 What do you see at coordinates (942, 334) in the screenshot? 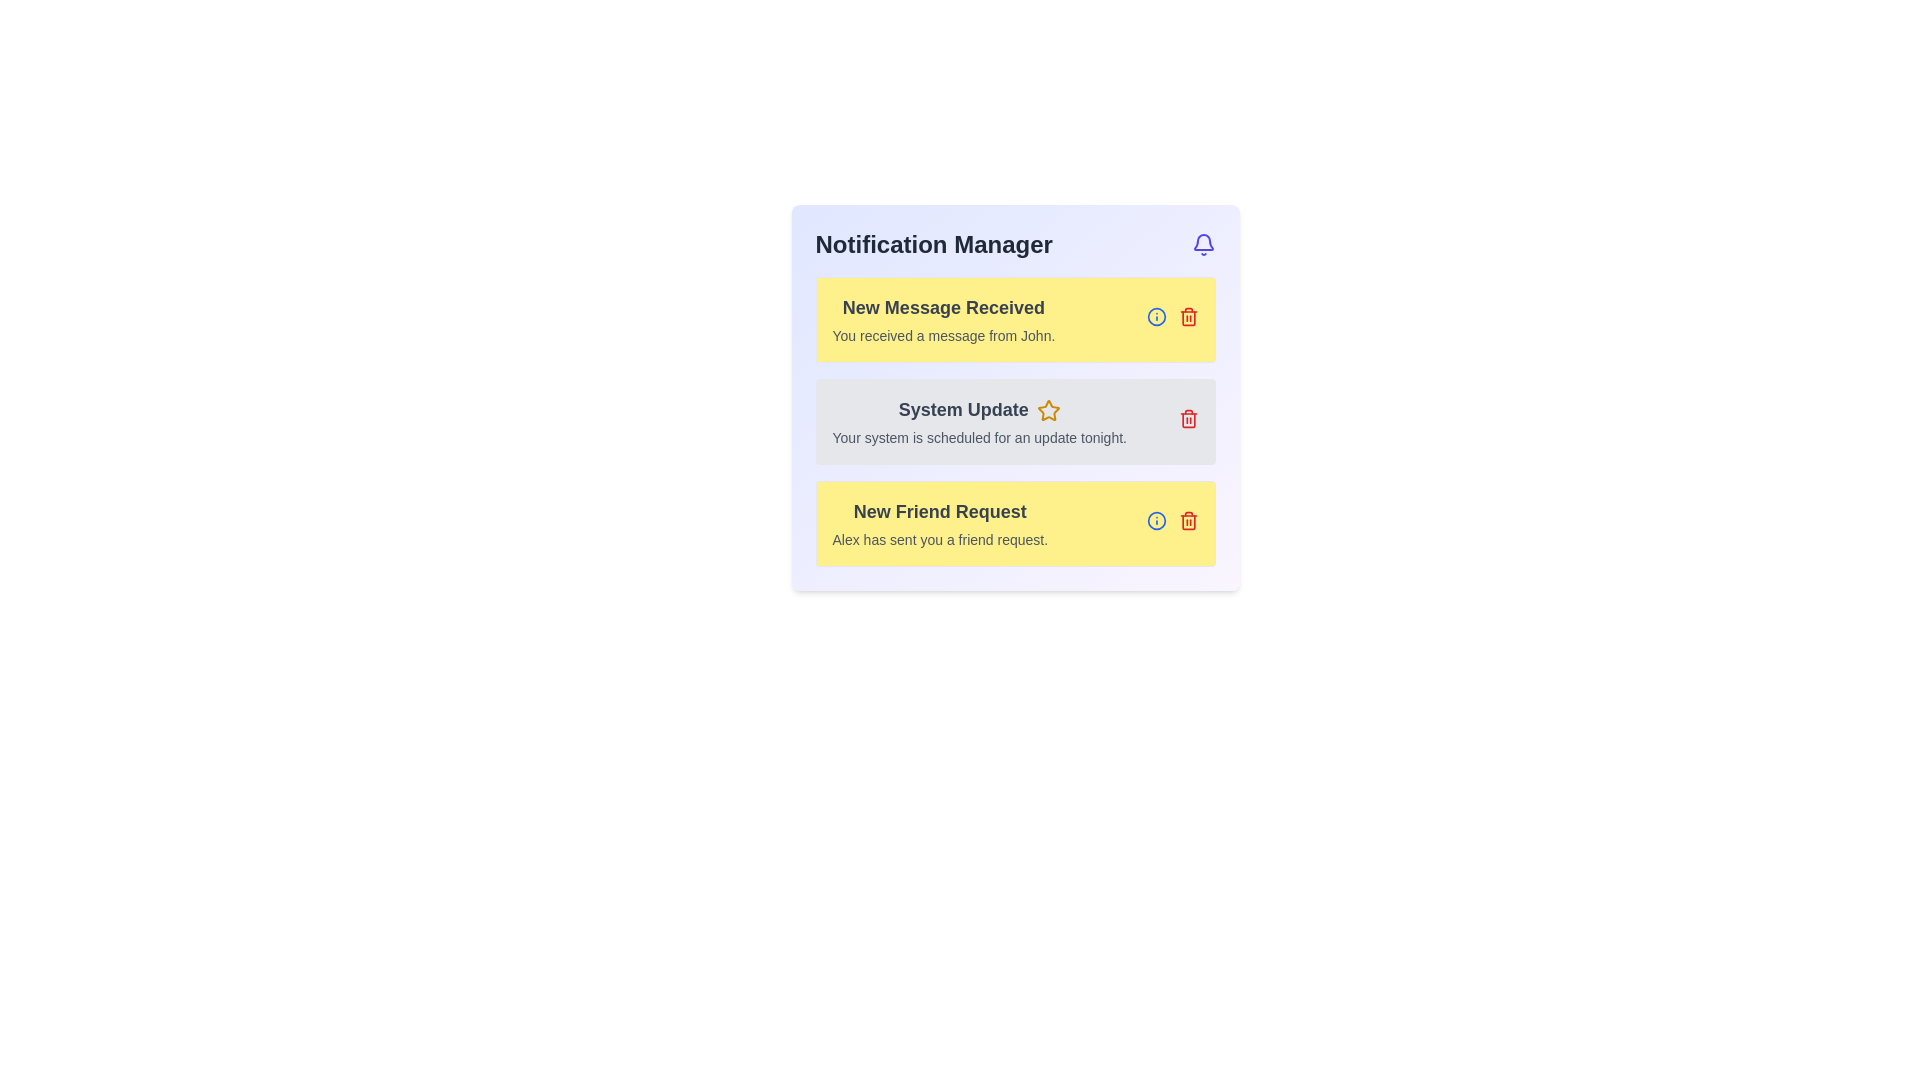
I see `text label that informs the user about a newly received message from 'John', positioned below 'New Message Received' in the top-left notification card of the Notification Manager` at bounding box center [942, 334].